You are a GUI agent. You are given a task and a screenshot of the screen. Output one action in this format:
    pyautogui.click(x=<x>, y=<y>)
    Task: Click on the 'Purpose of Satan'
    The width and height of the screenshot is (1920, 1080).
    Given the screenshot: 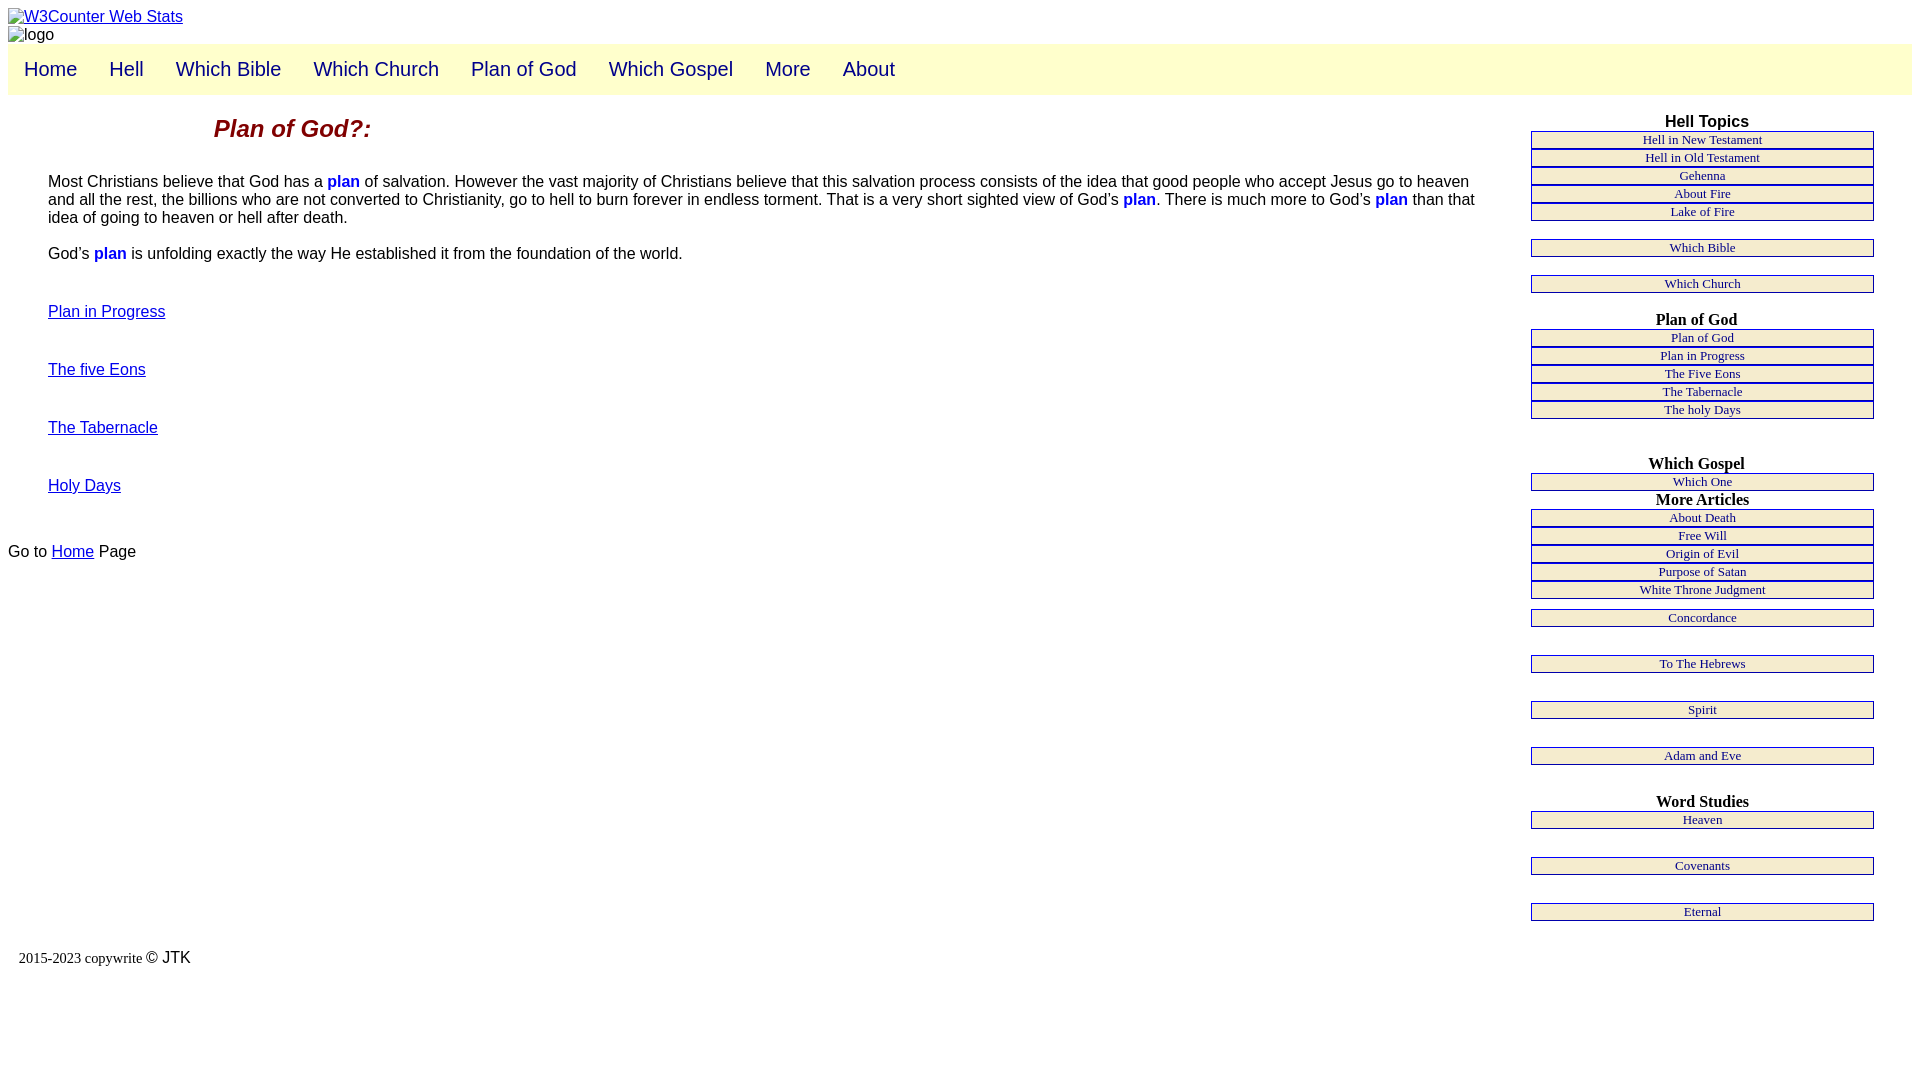 What is the action you would take?
    pyautogui.click(x=1701, y=571)
    